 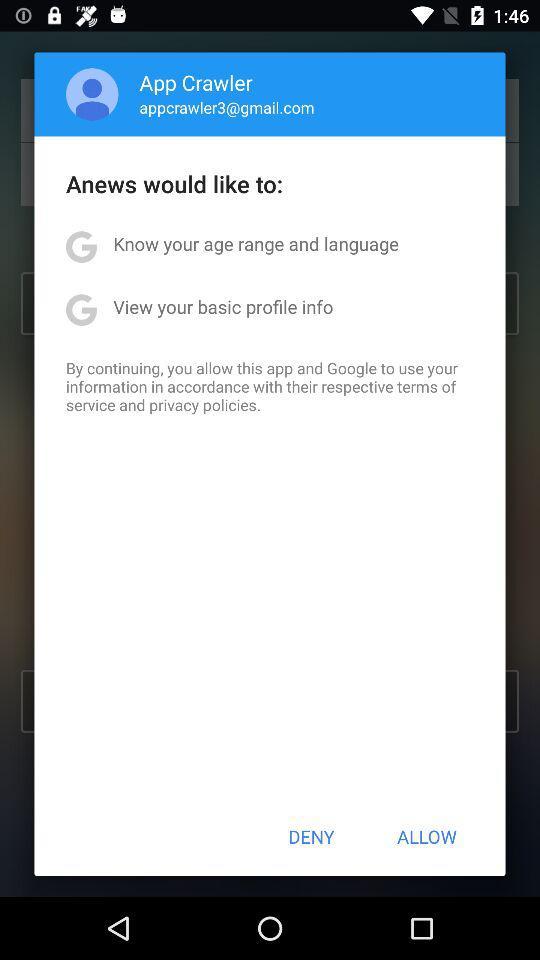 What do you see at coordinates (222, 306) in the screenshot?
I see `the view your basic icon` at bounding box center [222, 306].